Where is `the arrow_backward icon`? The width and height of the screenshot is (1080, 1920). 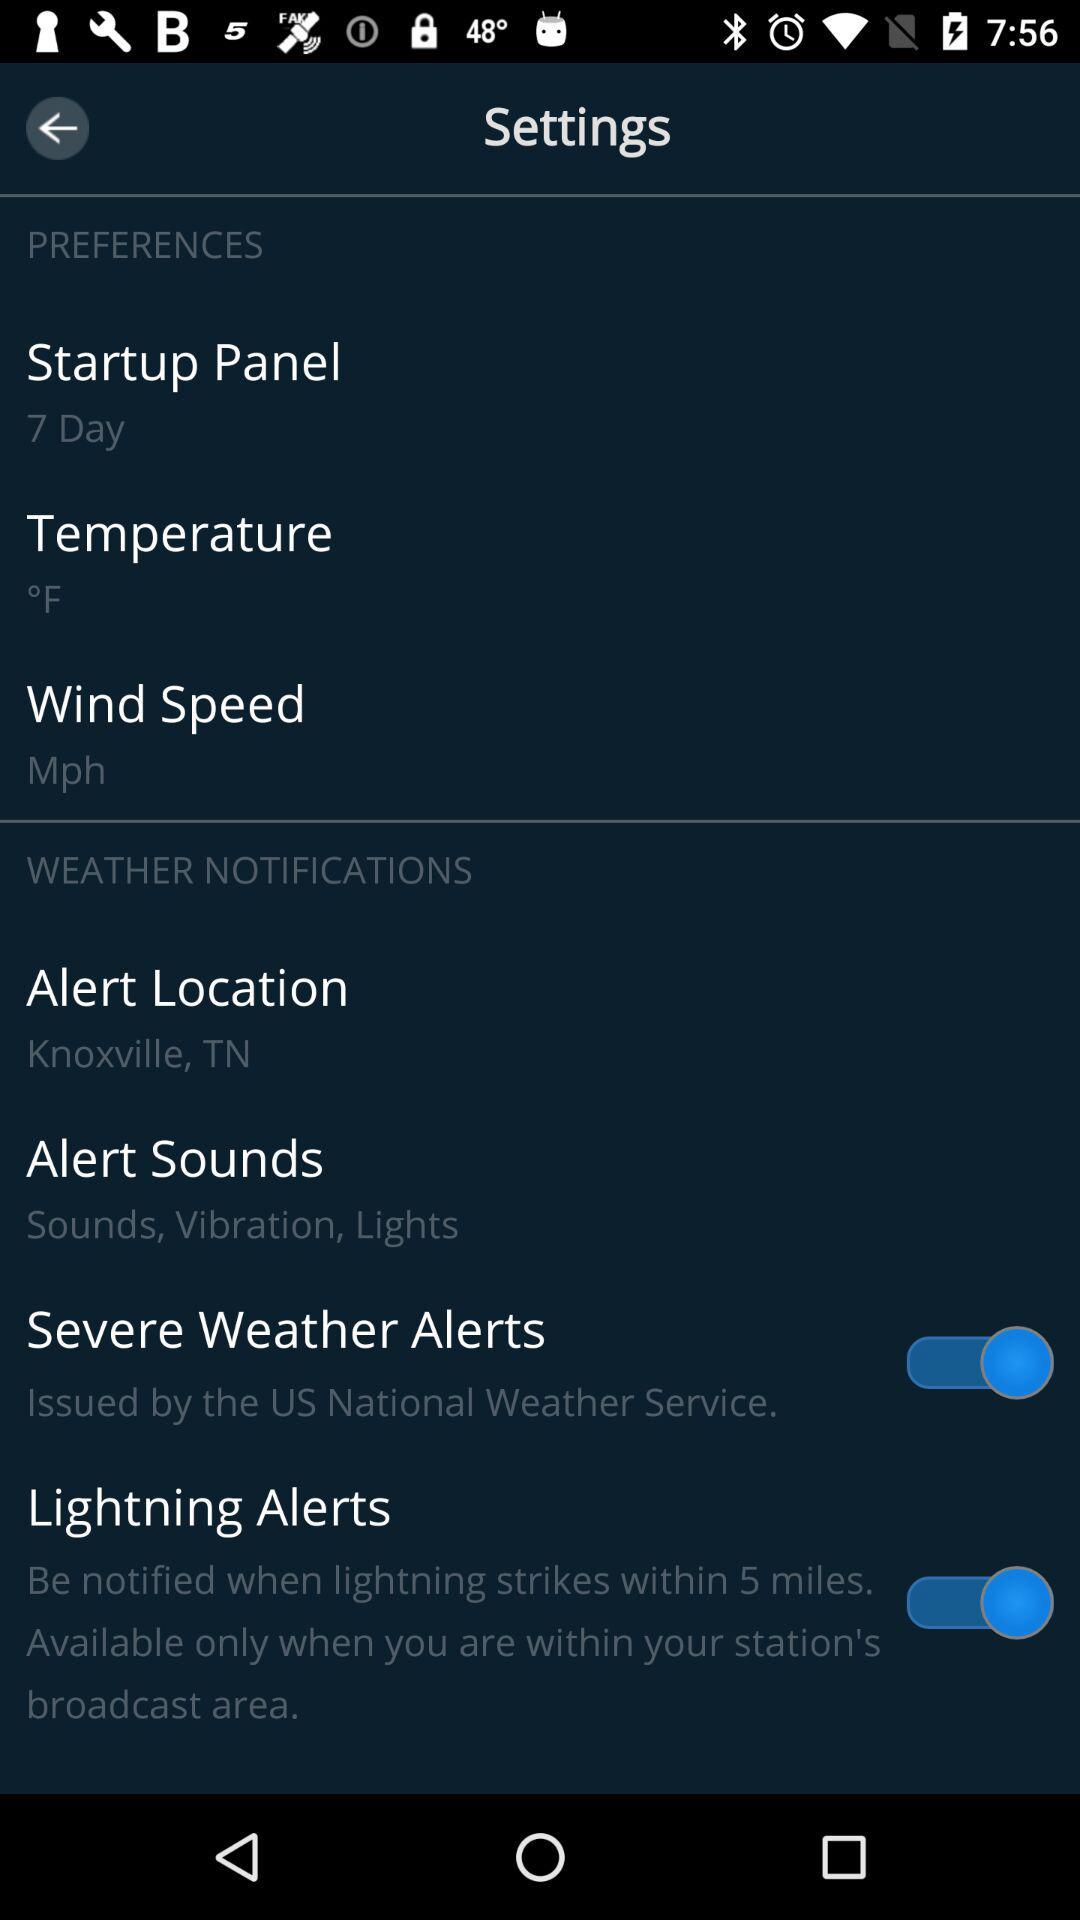 the arrow_backward icon is located at coordinates (56, 127).